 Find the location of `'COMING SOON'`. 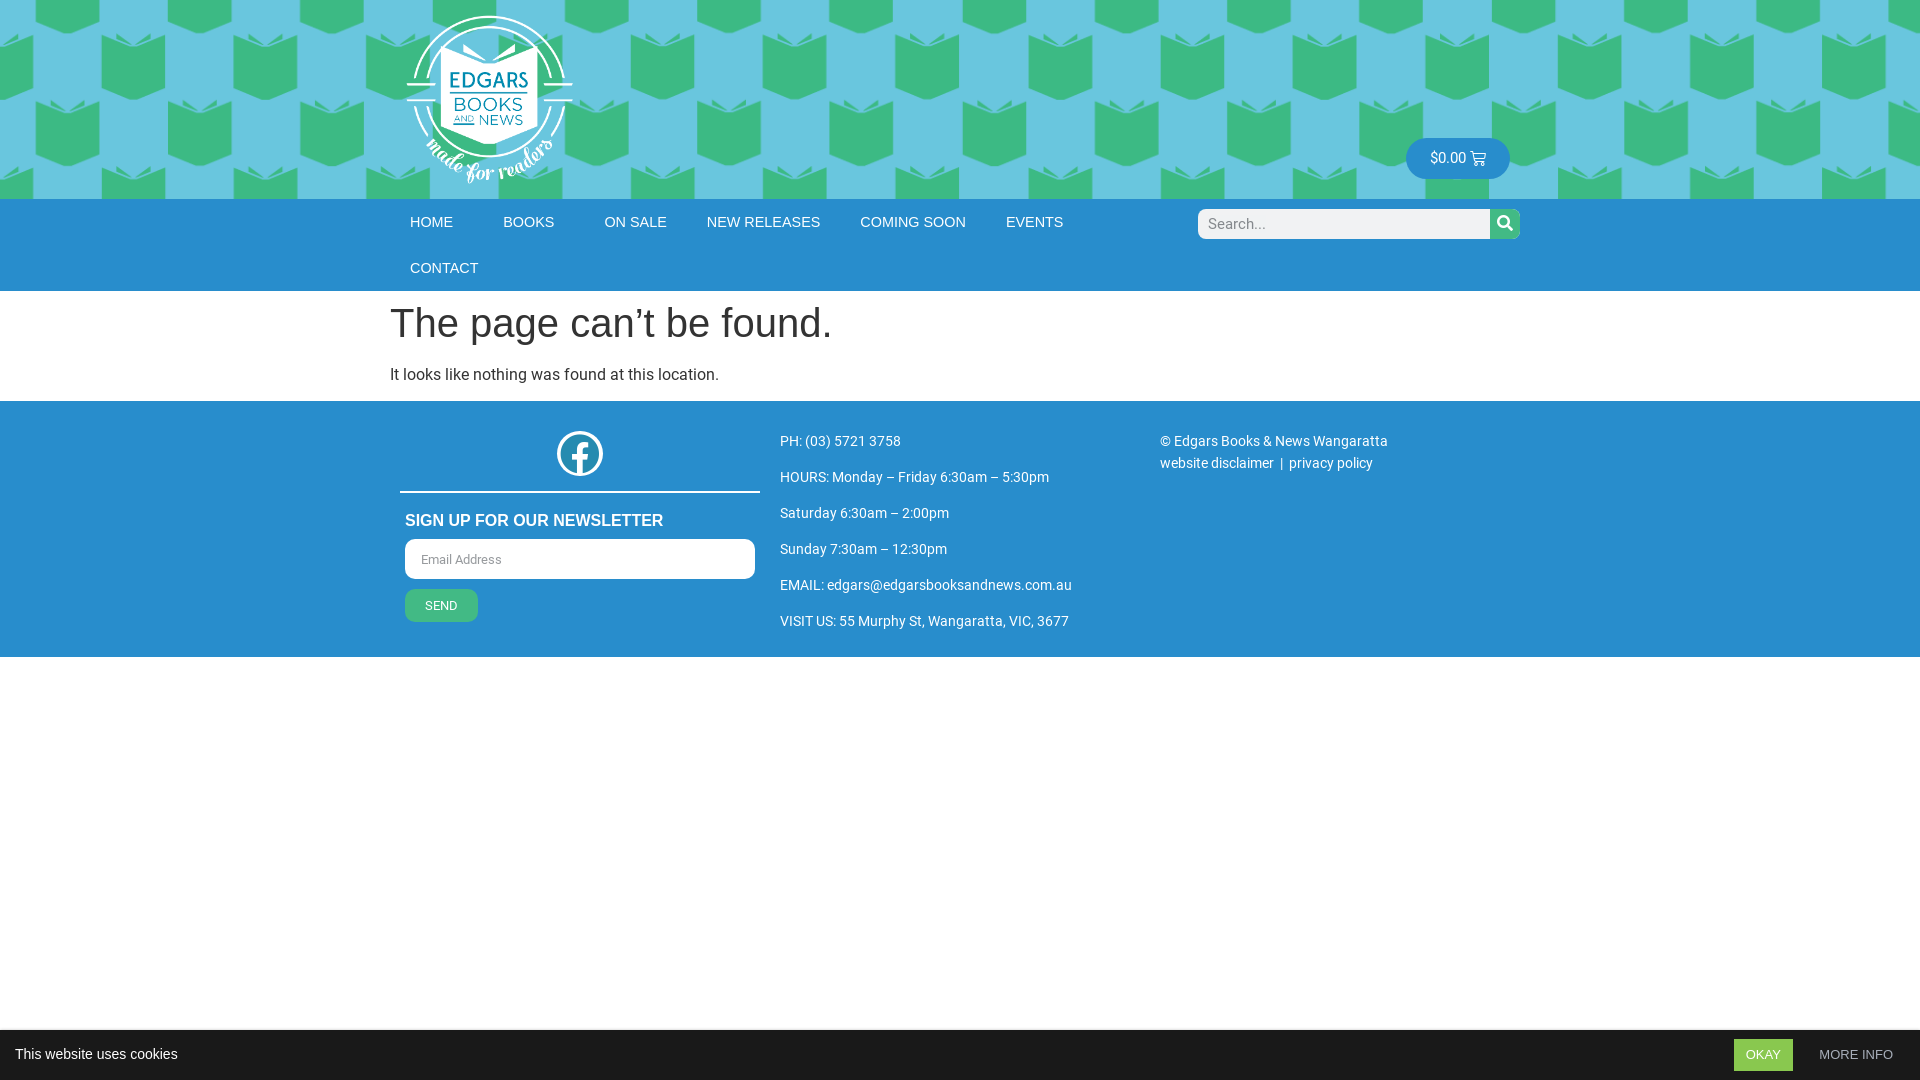

'COMING SOON' is located at coordinates (911, 220).